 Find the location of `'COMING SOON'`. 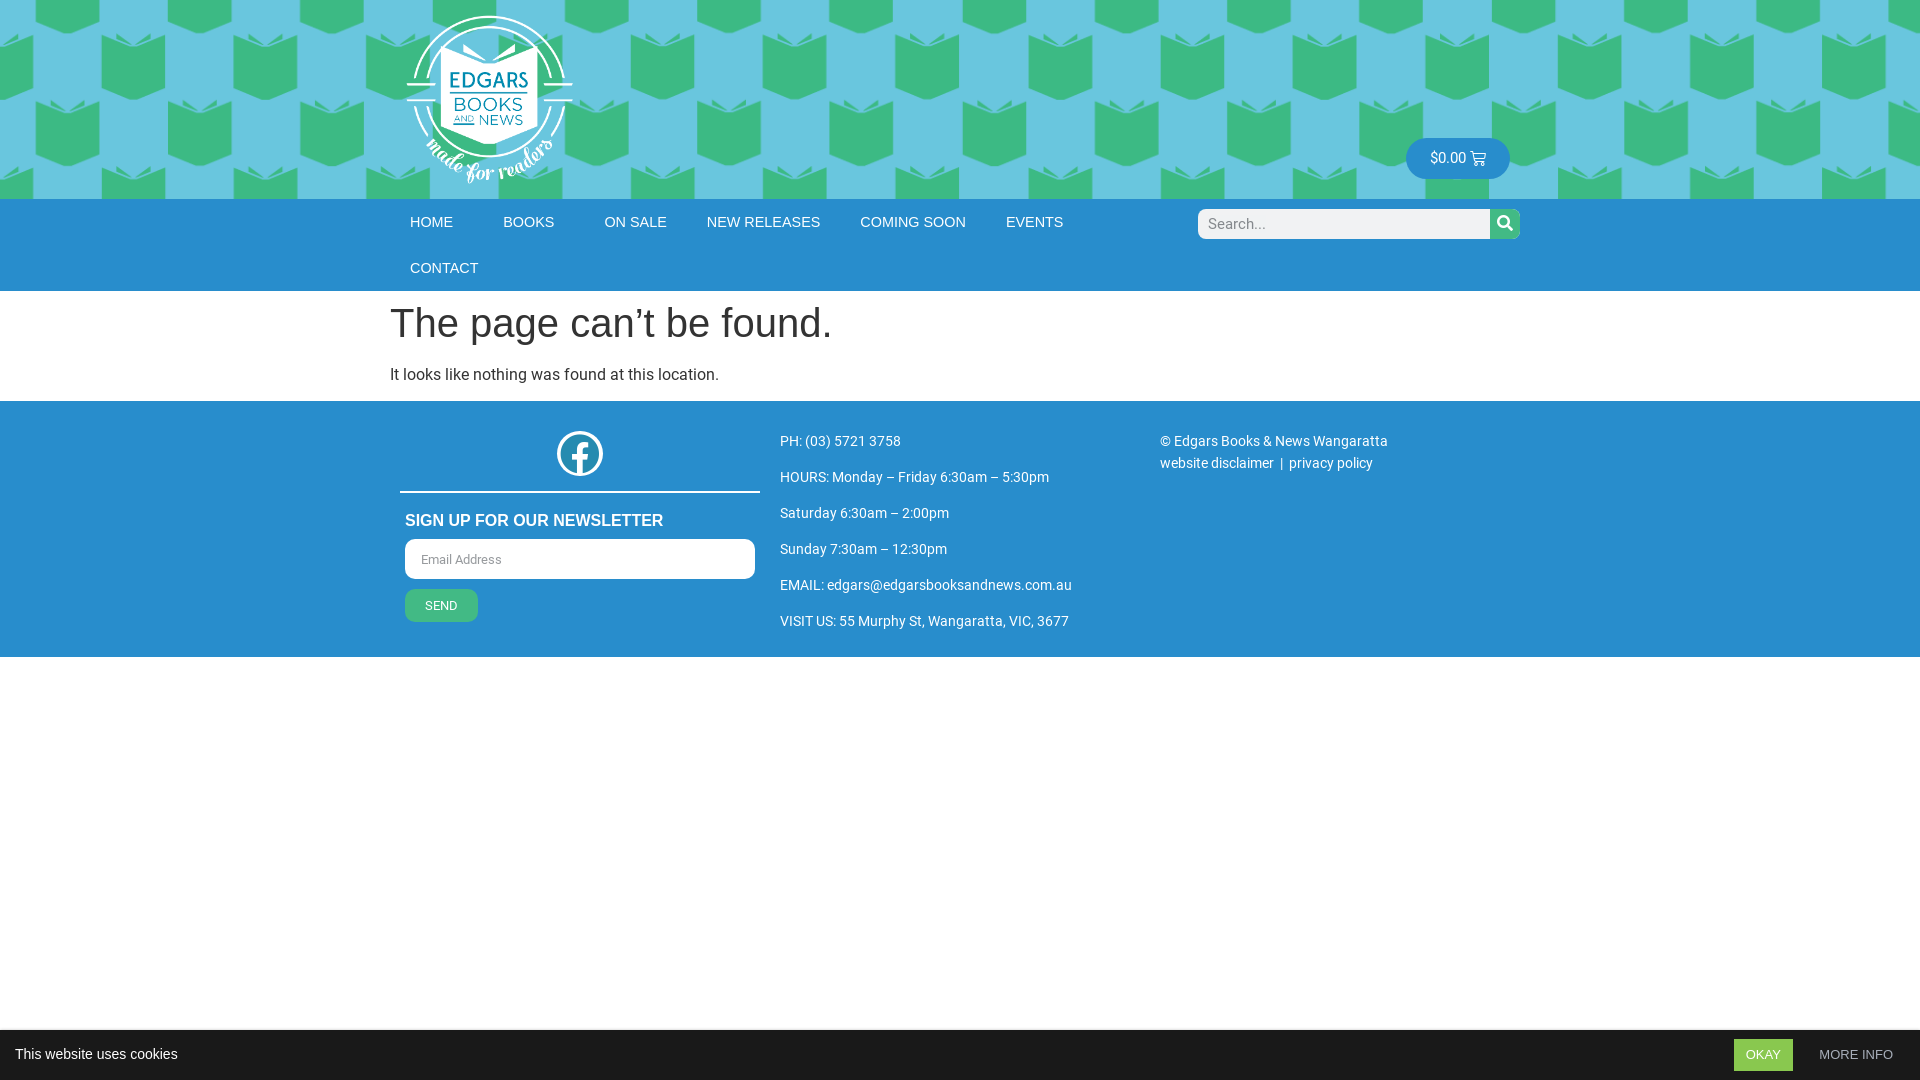

'COMING SOON' is located at coordinates (911, 220).